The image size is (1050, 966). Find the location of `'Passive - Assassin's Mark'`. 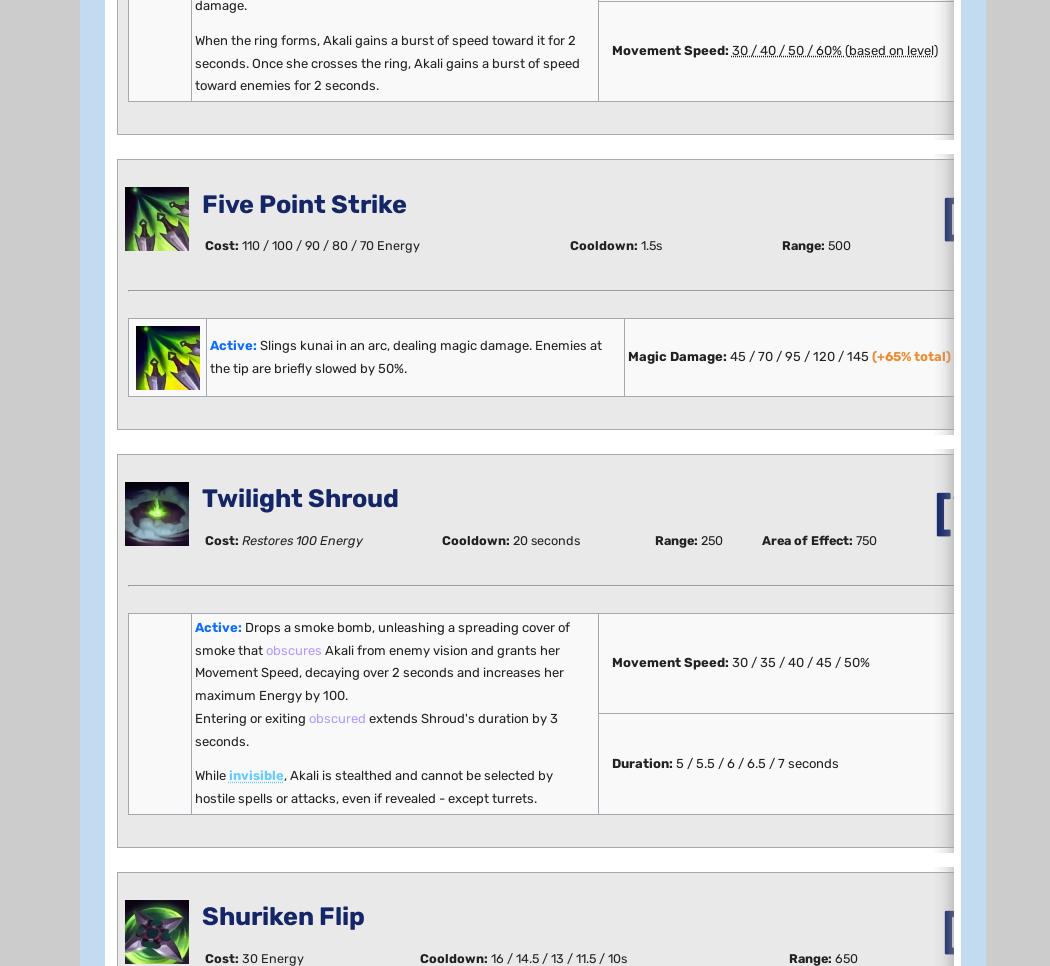

'Passive - Assassin's Mark' is located at coordinates (251, 427).